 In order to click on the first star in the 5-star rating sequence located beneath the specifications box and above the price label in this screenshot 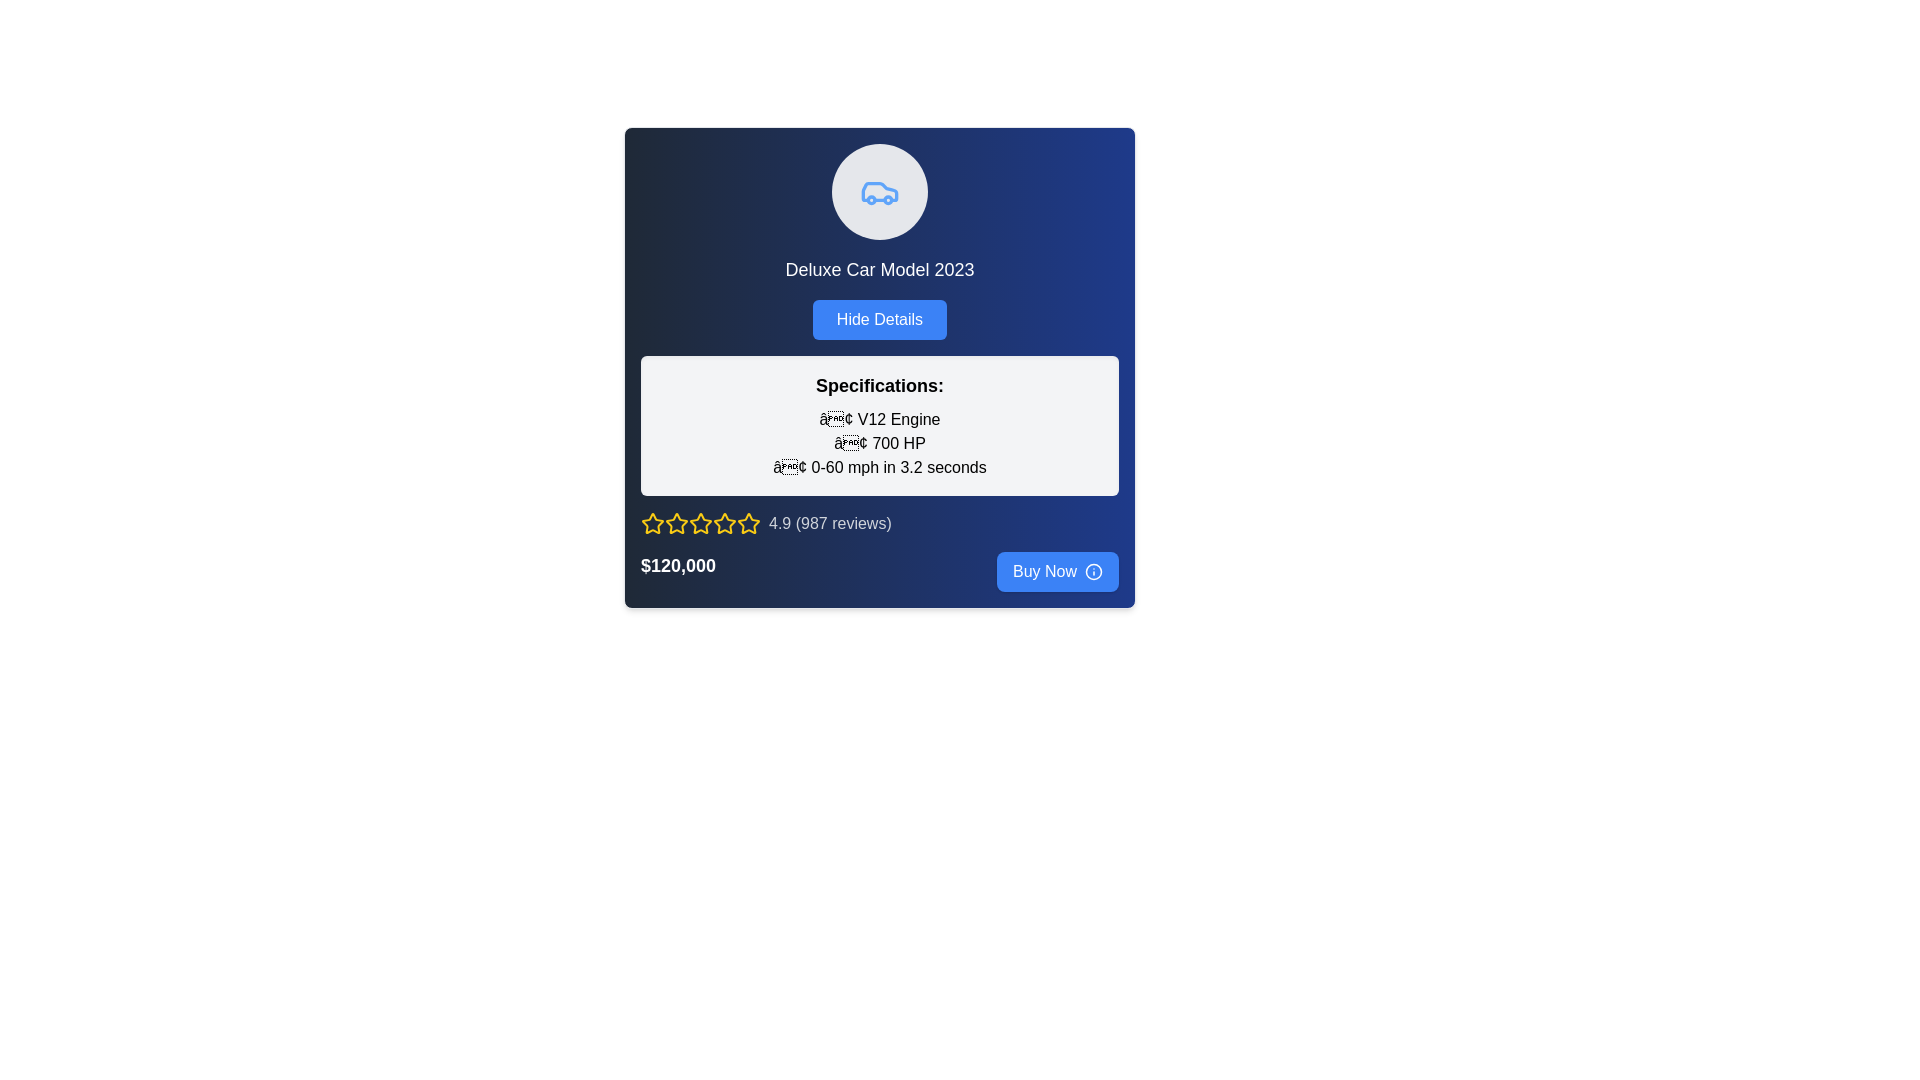, I will do `click(652, 522)`.